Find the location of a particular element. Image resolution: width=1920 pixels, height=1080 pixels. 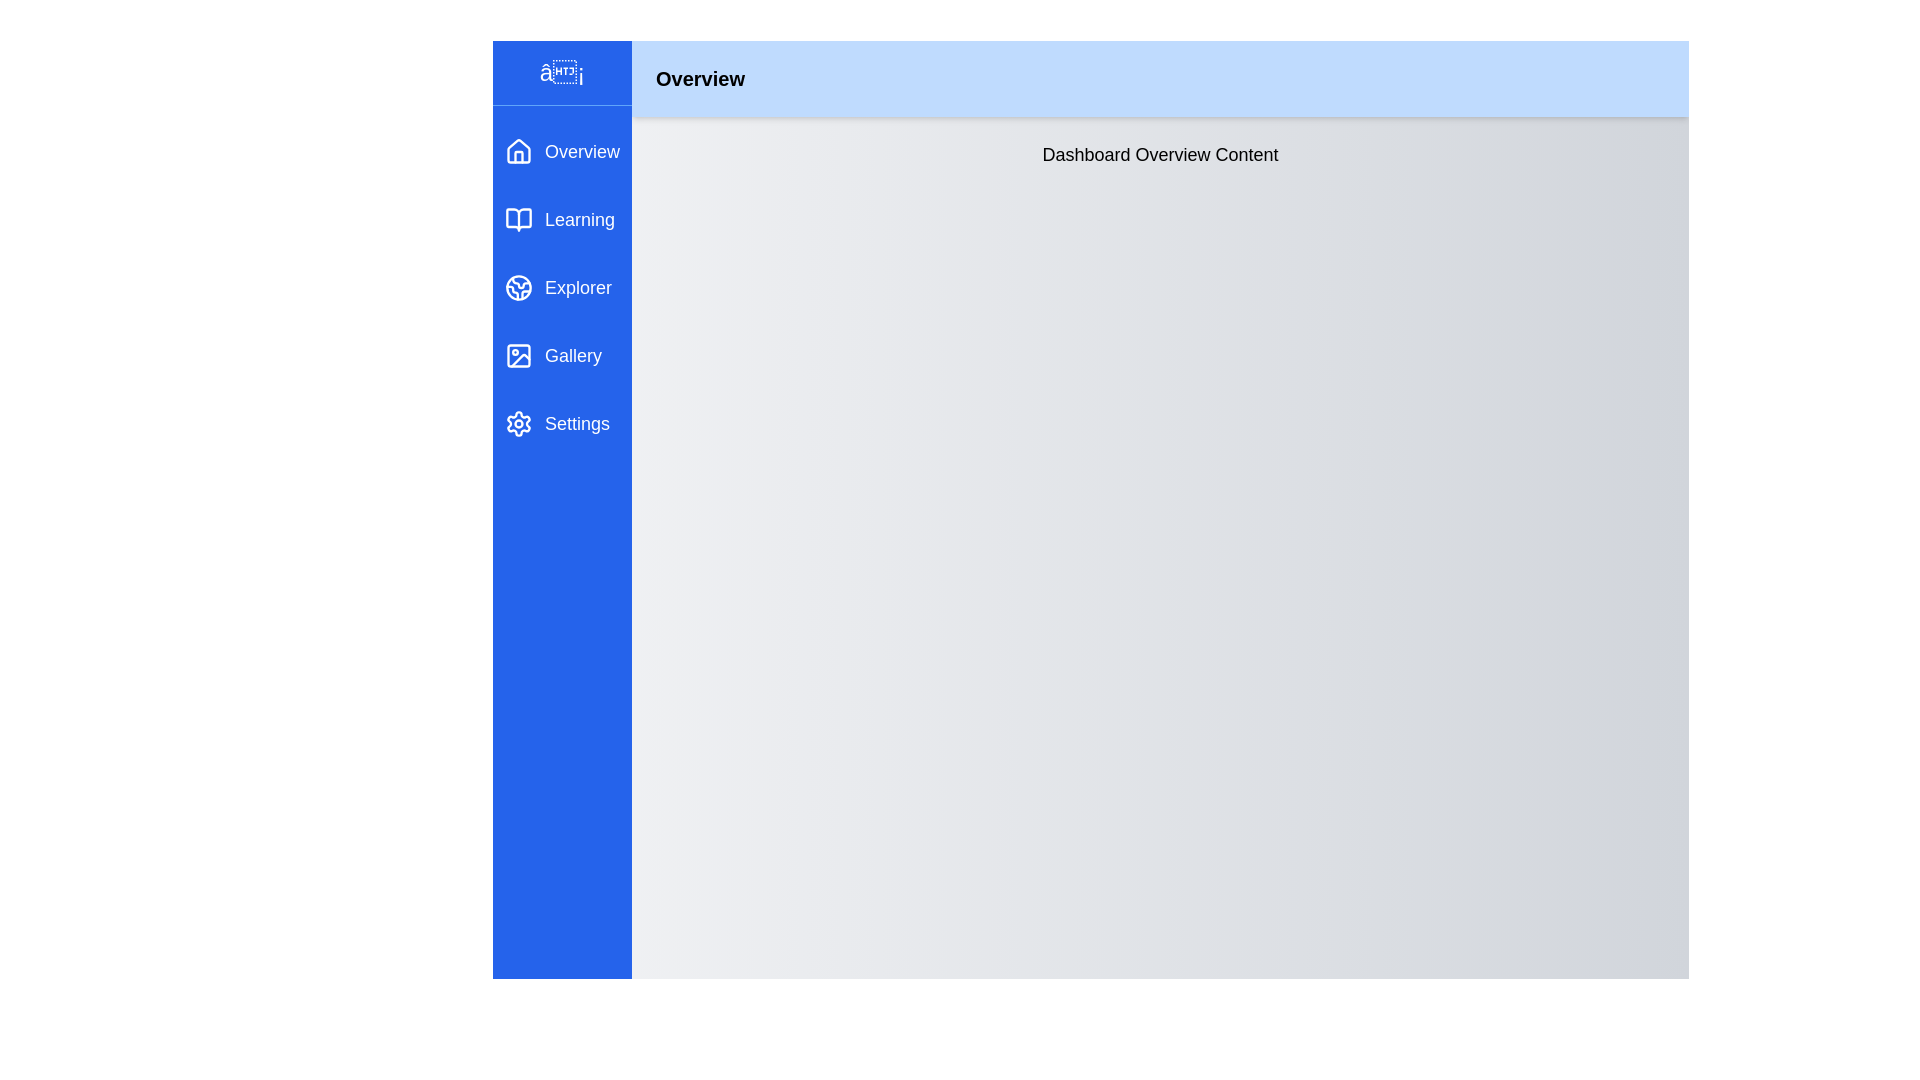

the 'Learning' category icon in the sidebar navigation menu is located at coordinates (518, 219).